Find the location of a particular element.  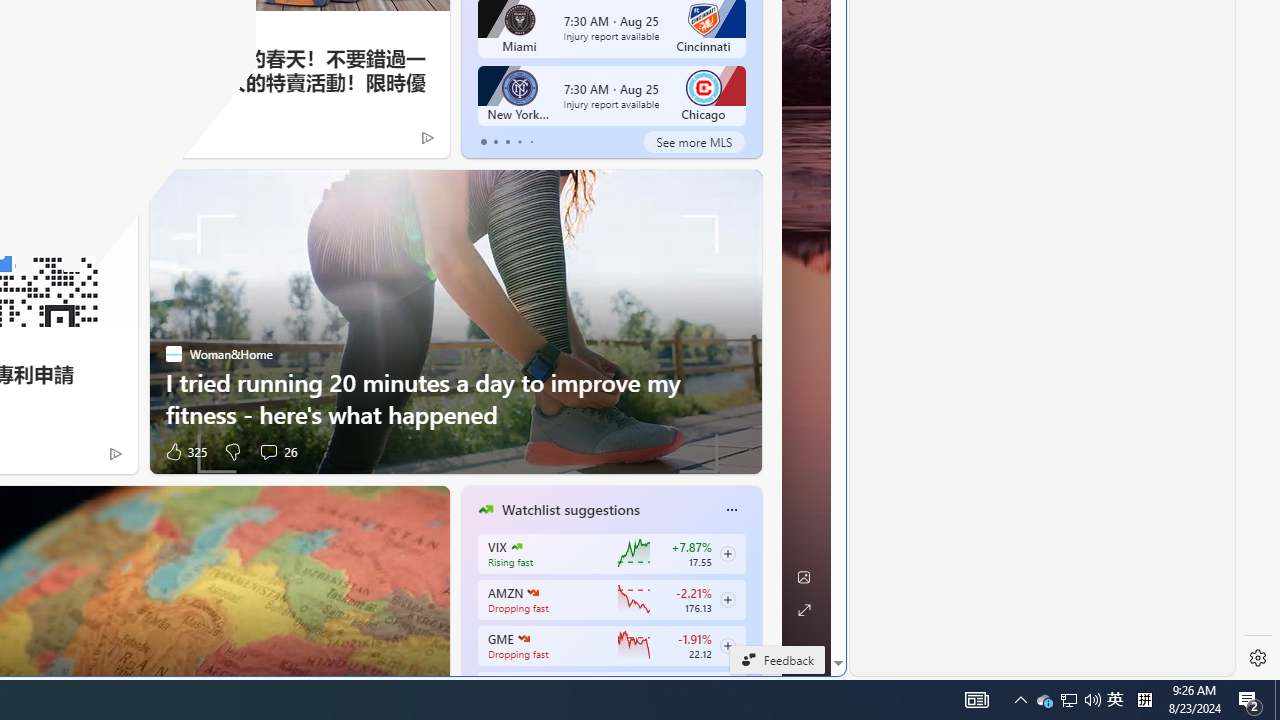

'Edit Background' is located at coordinates (803, 577).